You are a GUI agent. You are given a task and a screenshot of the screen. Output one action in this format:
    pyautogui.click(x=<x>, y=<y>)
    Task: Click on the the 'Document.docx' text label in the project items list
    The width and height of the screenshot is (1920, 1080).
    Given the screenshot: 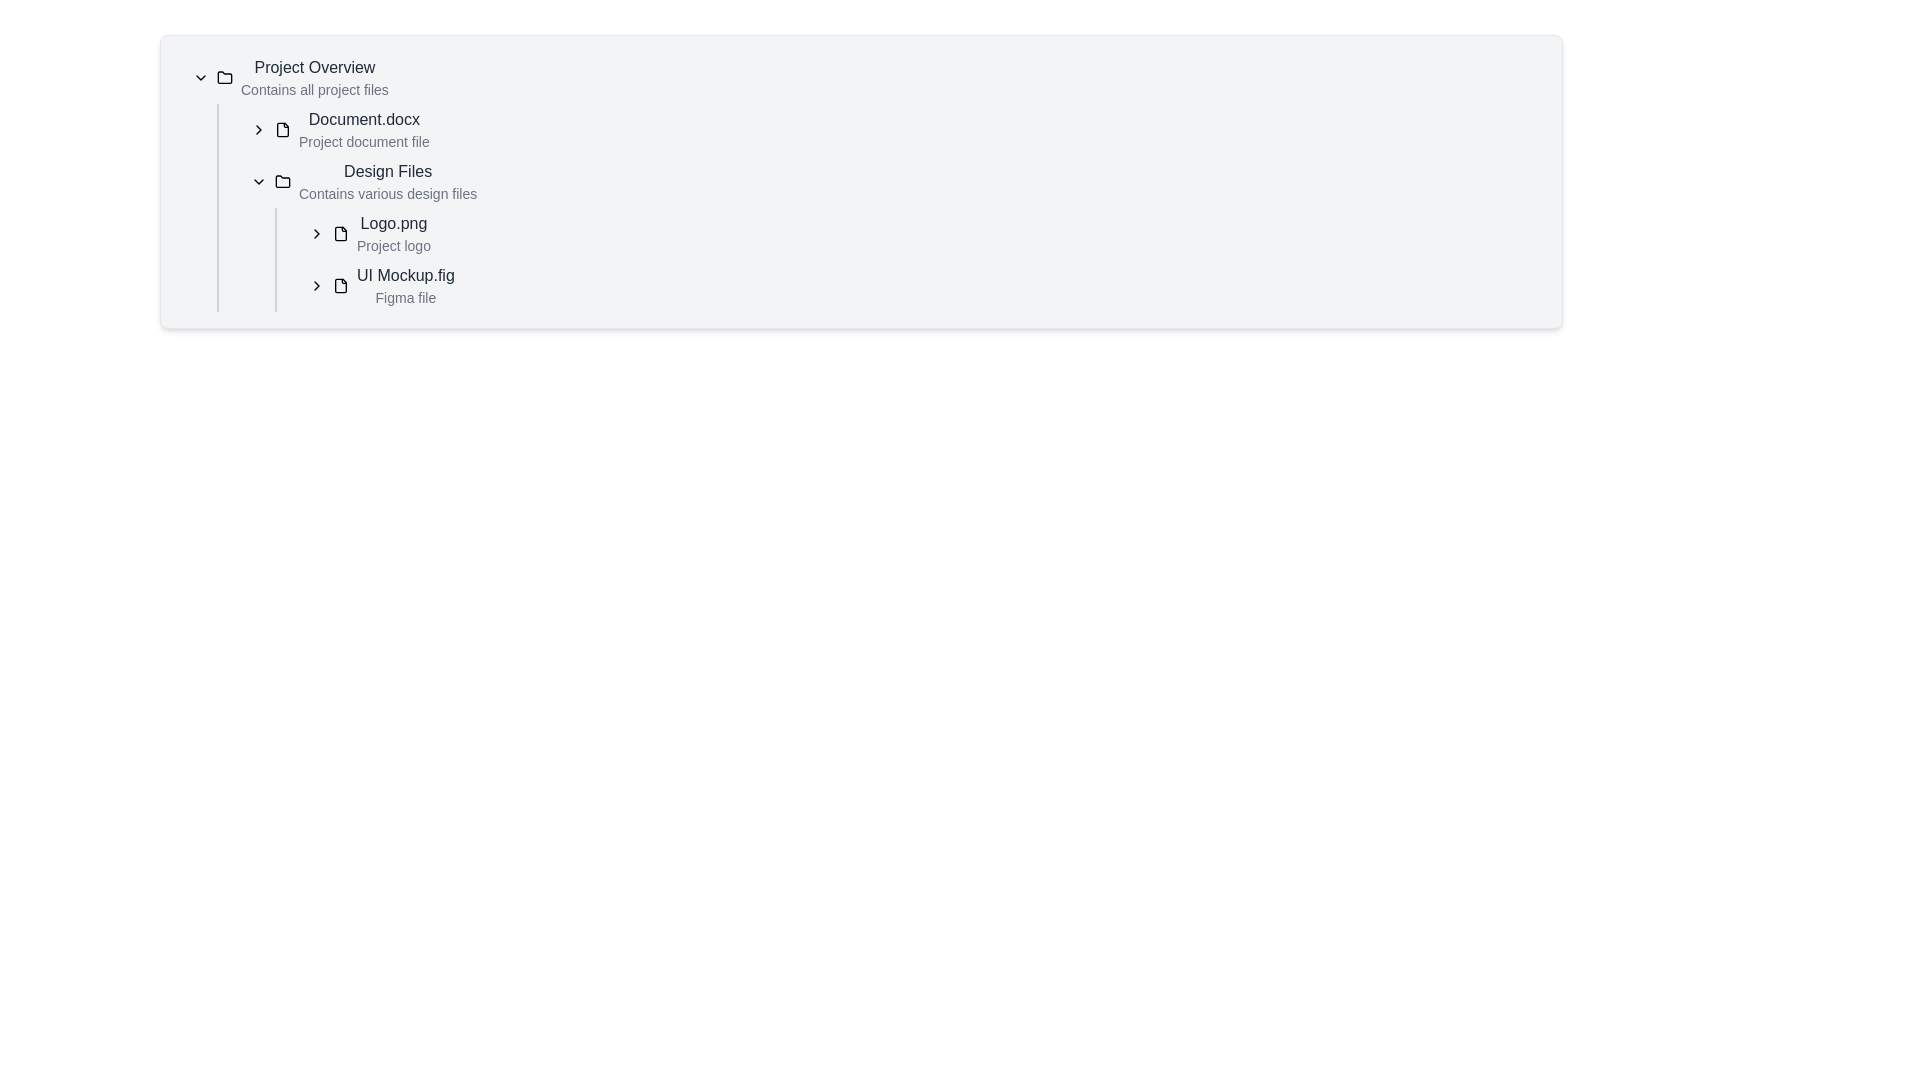 What is the action you would take?
    pyautogui.click(x=364, y=119)
    